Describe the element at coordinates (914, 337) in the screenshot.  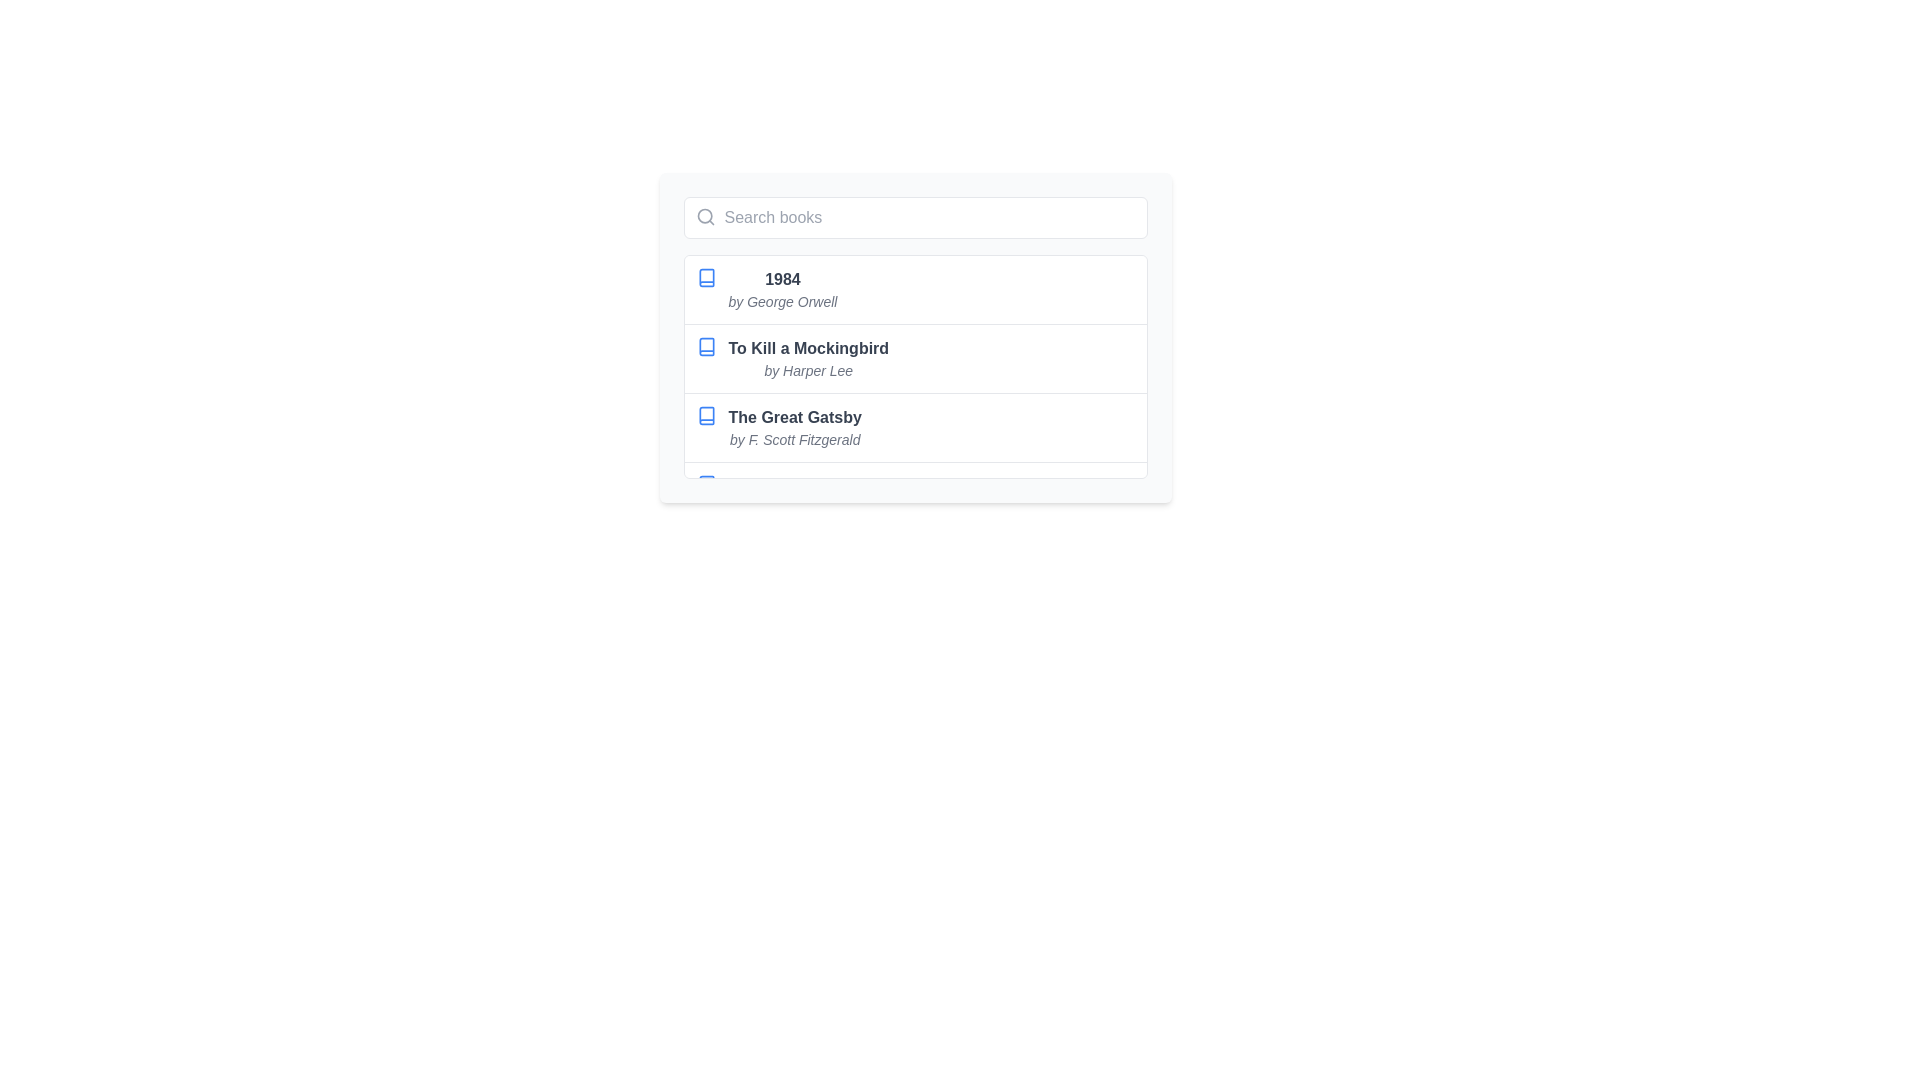
I see `the second entry in the list of books, which displays the title and author name for selection` at that location.